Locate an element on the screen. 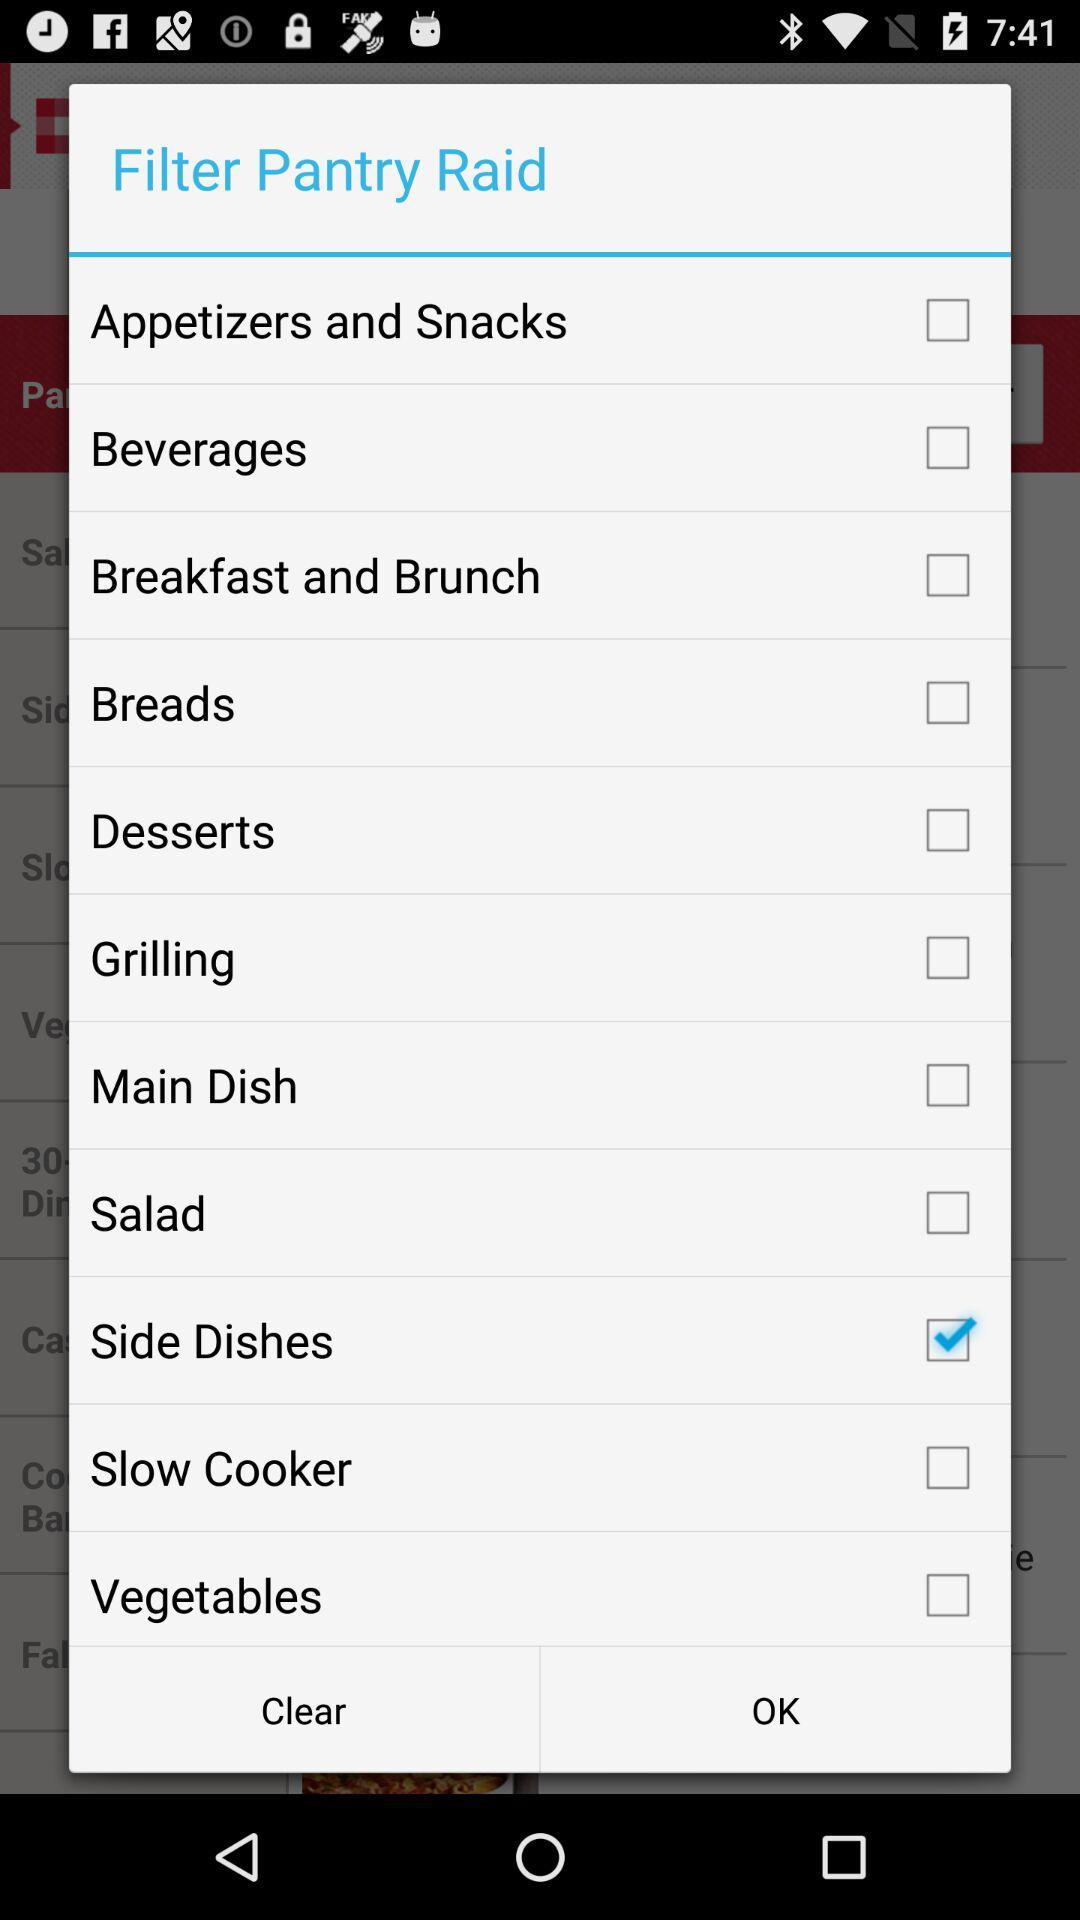 This screenshot has height=1920, width=1080. beverages item is located at coordinates (540, 446).